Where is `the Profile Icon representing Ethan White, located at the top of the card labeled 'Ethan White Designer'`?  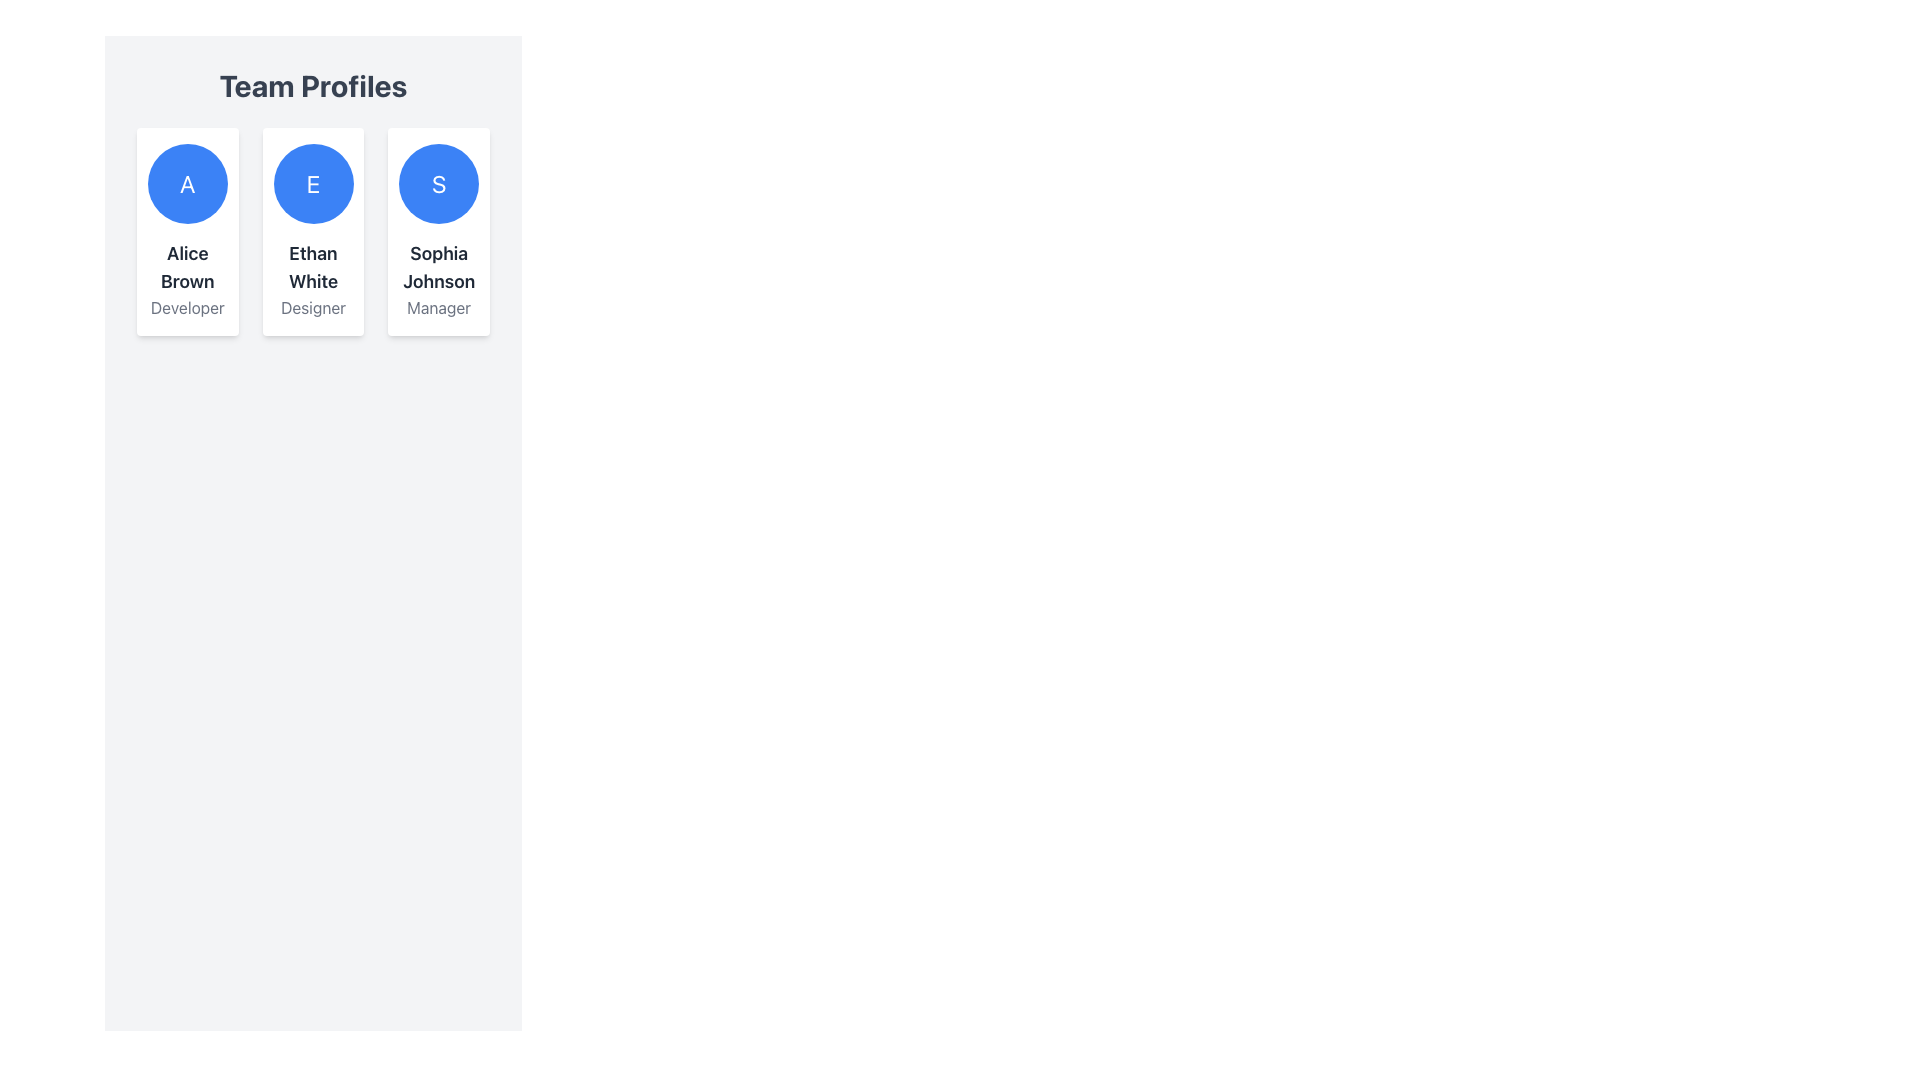 the Profile Icon representing Ethan White, located at the top of the card labeled 'Ethan White Designer' is located at coordinates (312, 184).